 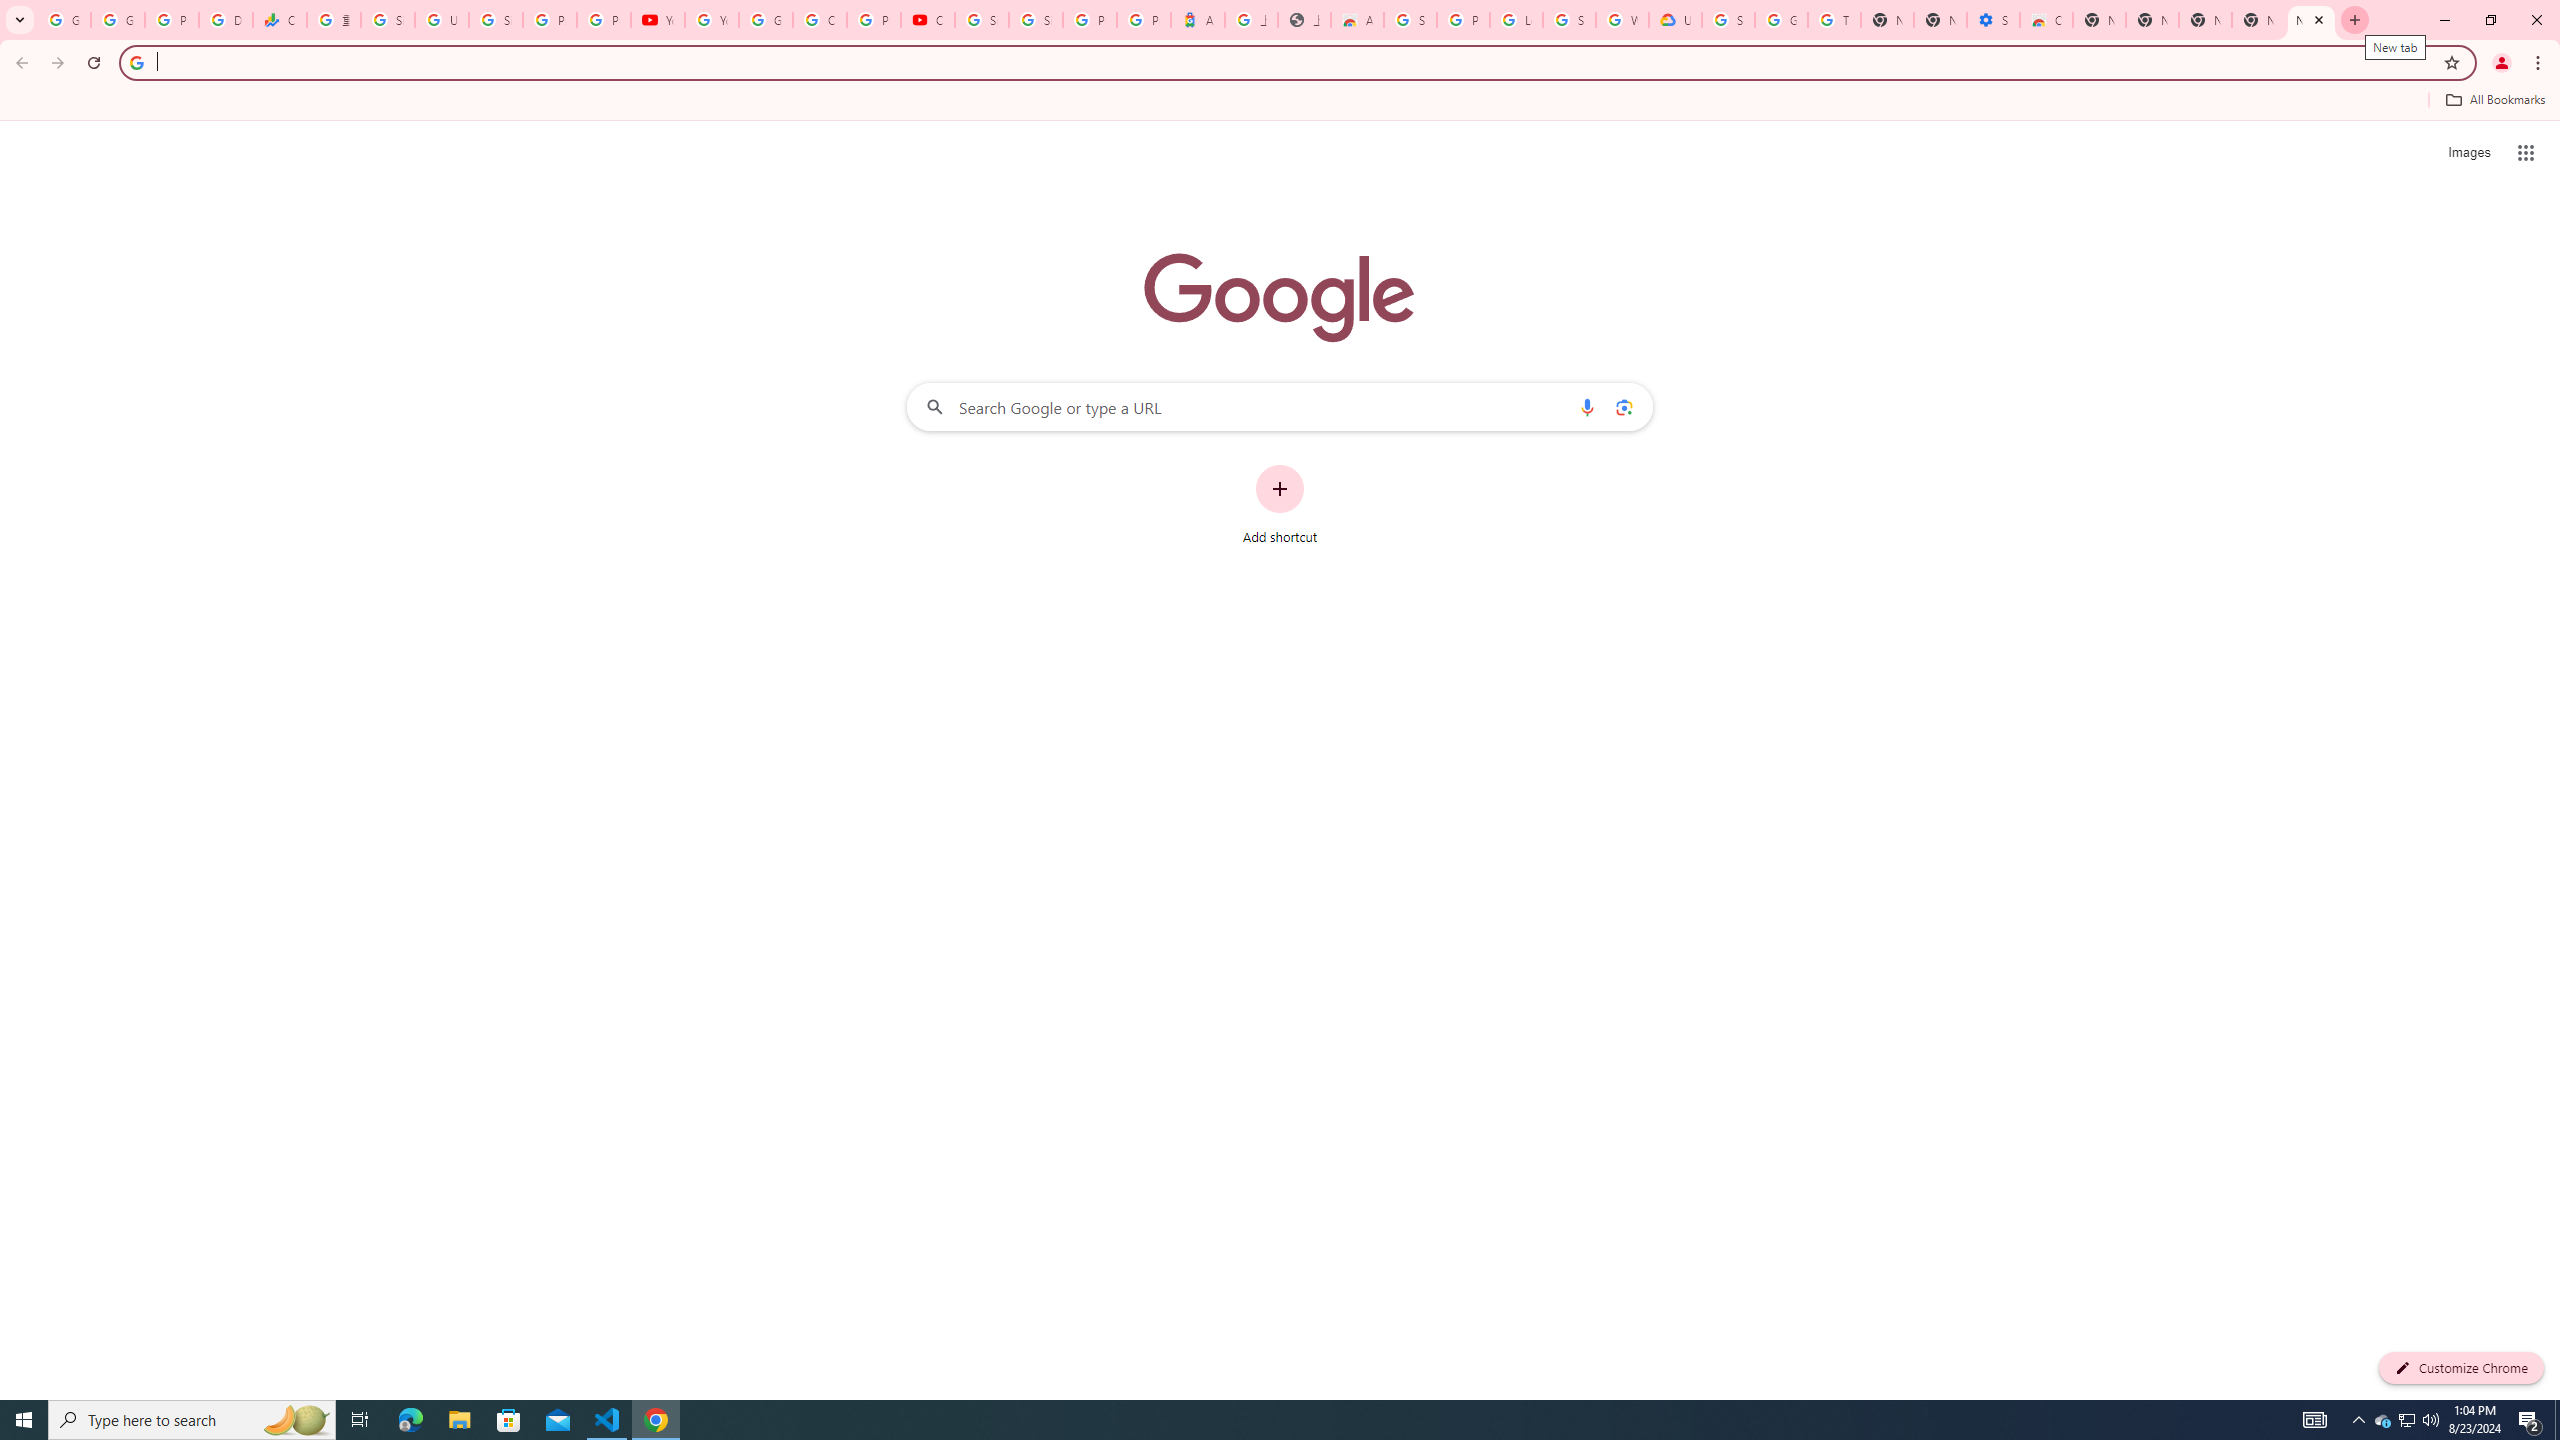 What do you see at coordinates (1198, 19) in the screenshot?
I see `'Atour Hotel - Google hotels'` at bounding box center [1198, 19].